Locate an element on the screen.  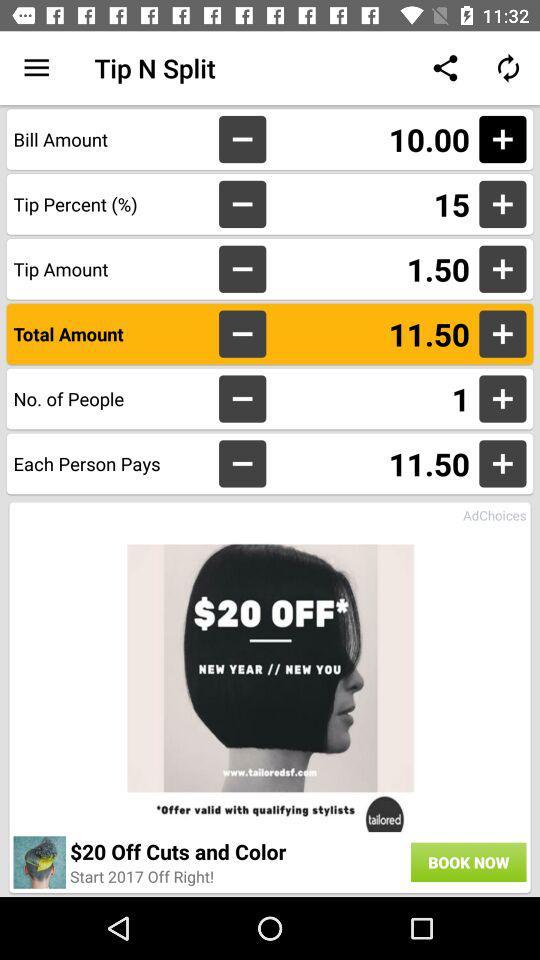
icon next to book now icon is located at coordinates (238, 850).